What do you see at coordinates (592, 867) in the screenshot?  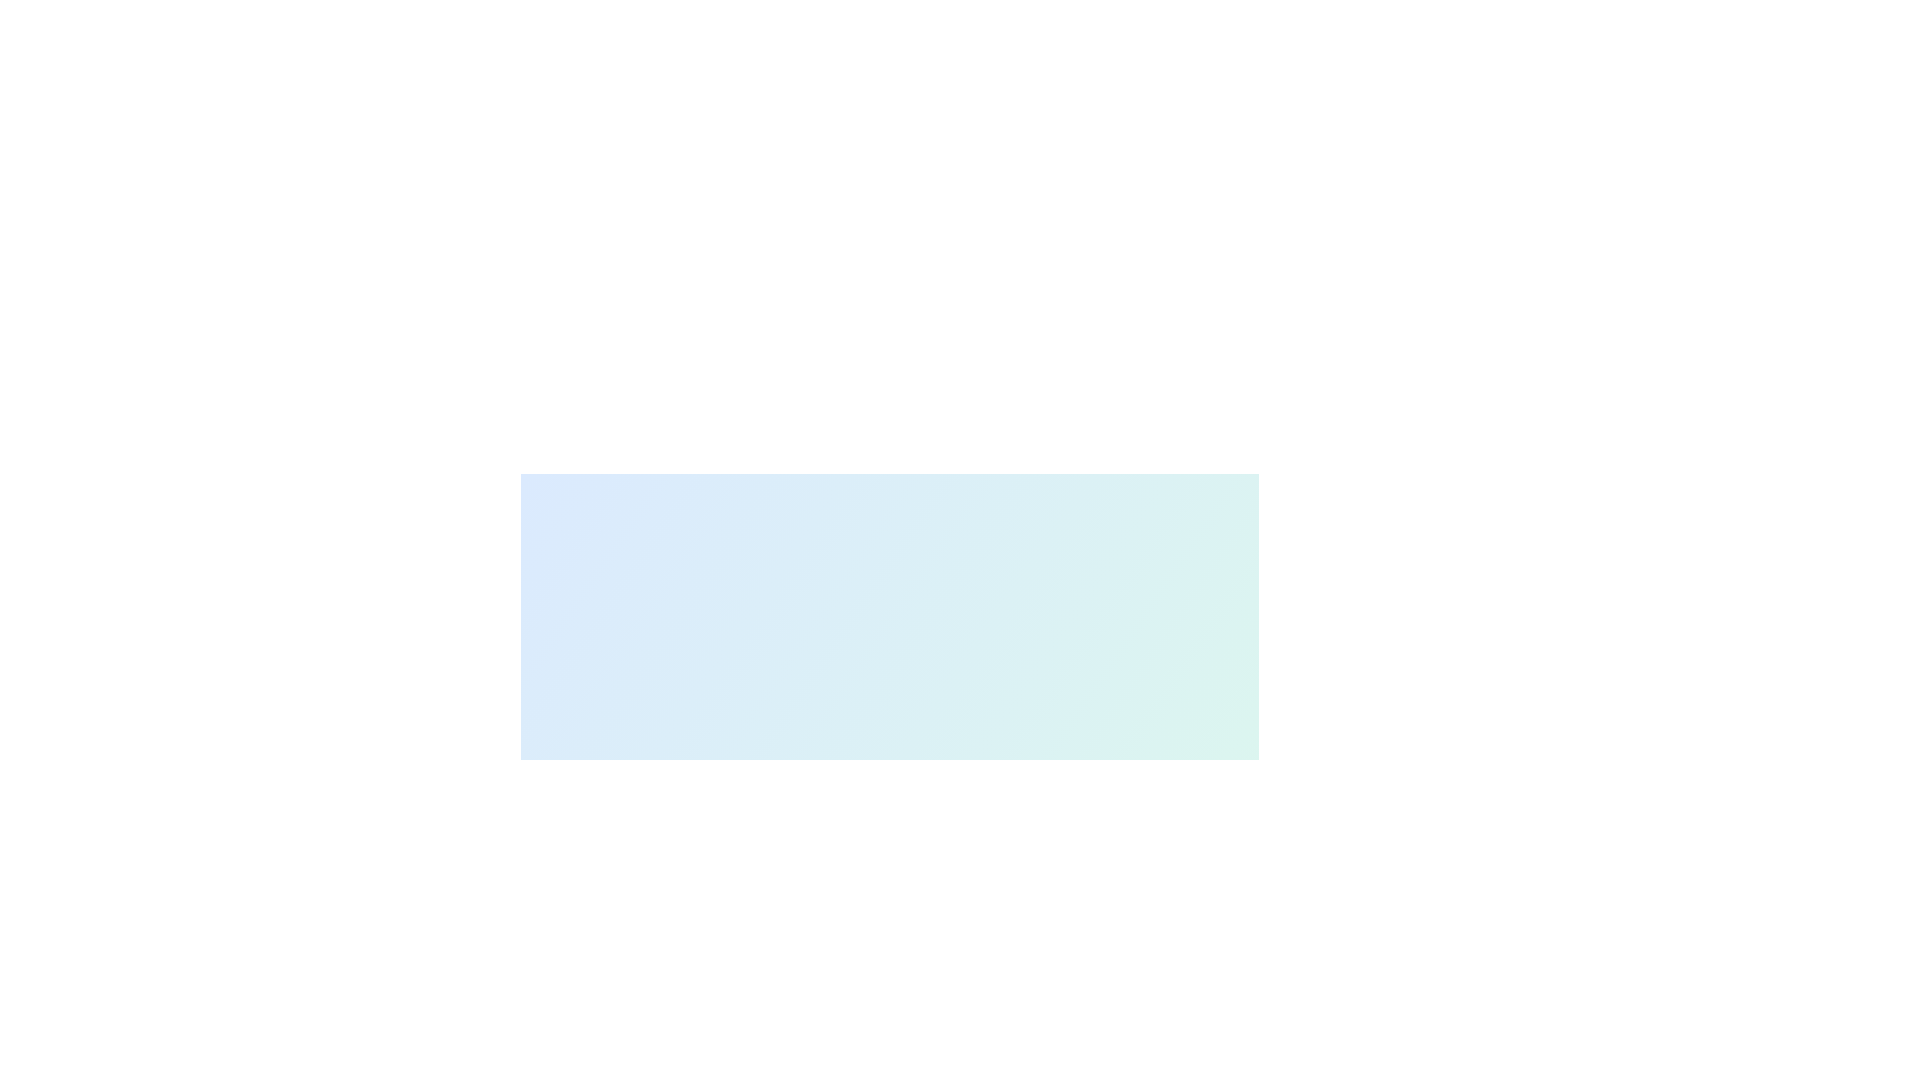 I see `the circular shape within the SVG graphic that is styled with a stroke color and has a diameter defined by a radius of 10, located at the center of its containing SVG element` at bounding box center [592, 867].